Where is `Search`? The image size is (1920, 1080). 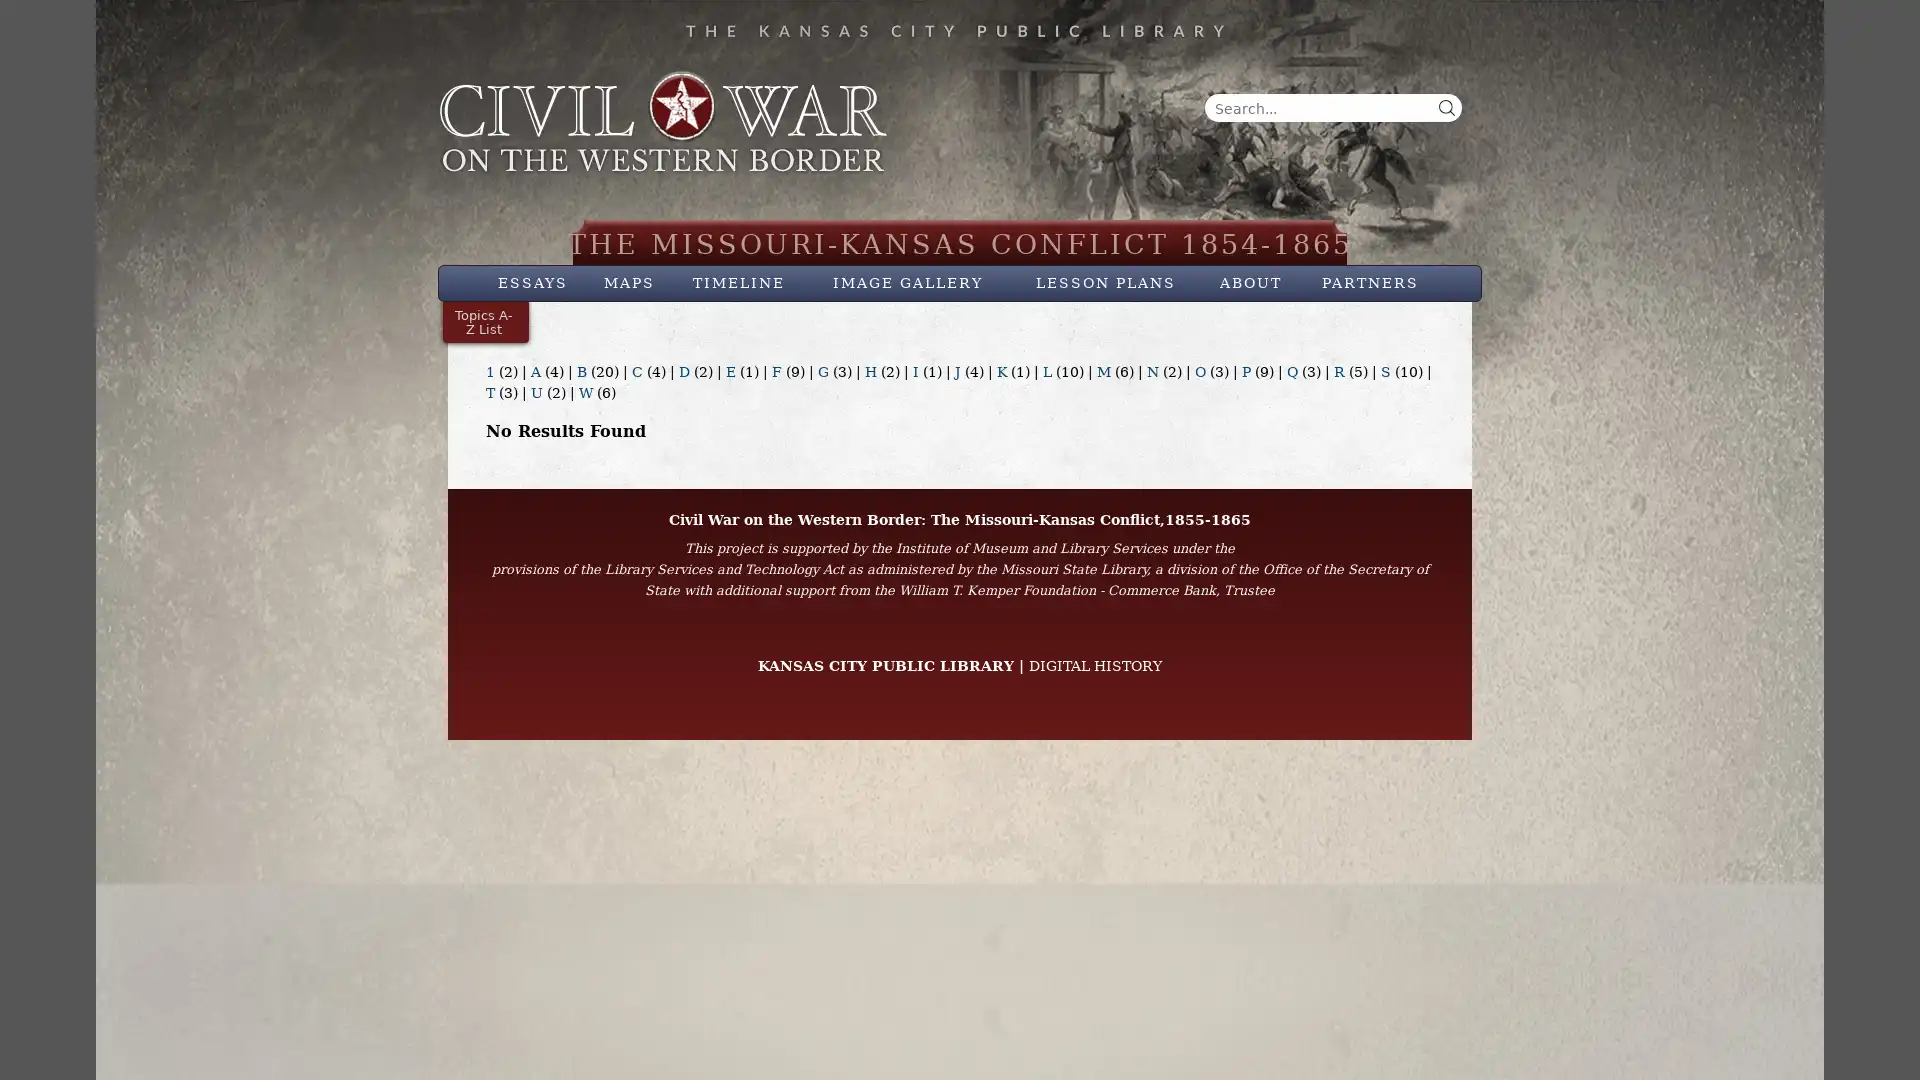 Search is located at coordinates (1449, 108).